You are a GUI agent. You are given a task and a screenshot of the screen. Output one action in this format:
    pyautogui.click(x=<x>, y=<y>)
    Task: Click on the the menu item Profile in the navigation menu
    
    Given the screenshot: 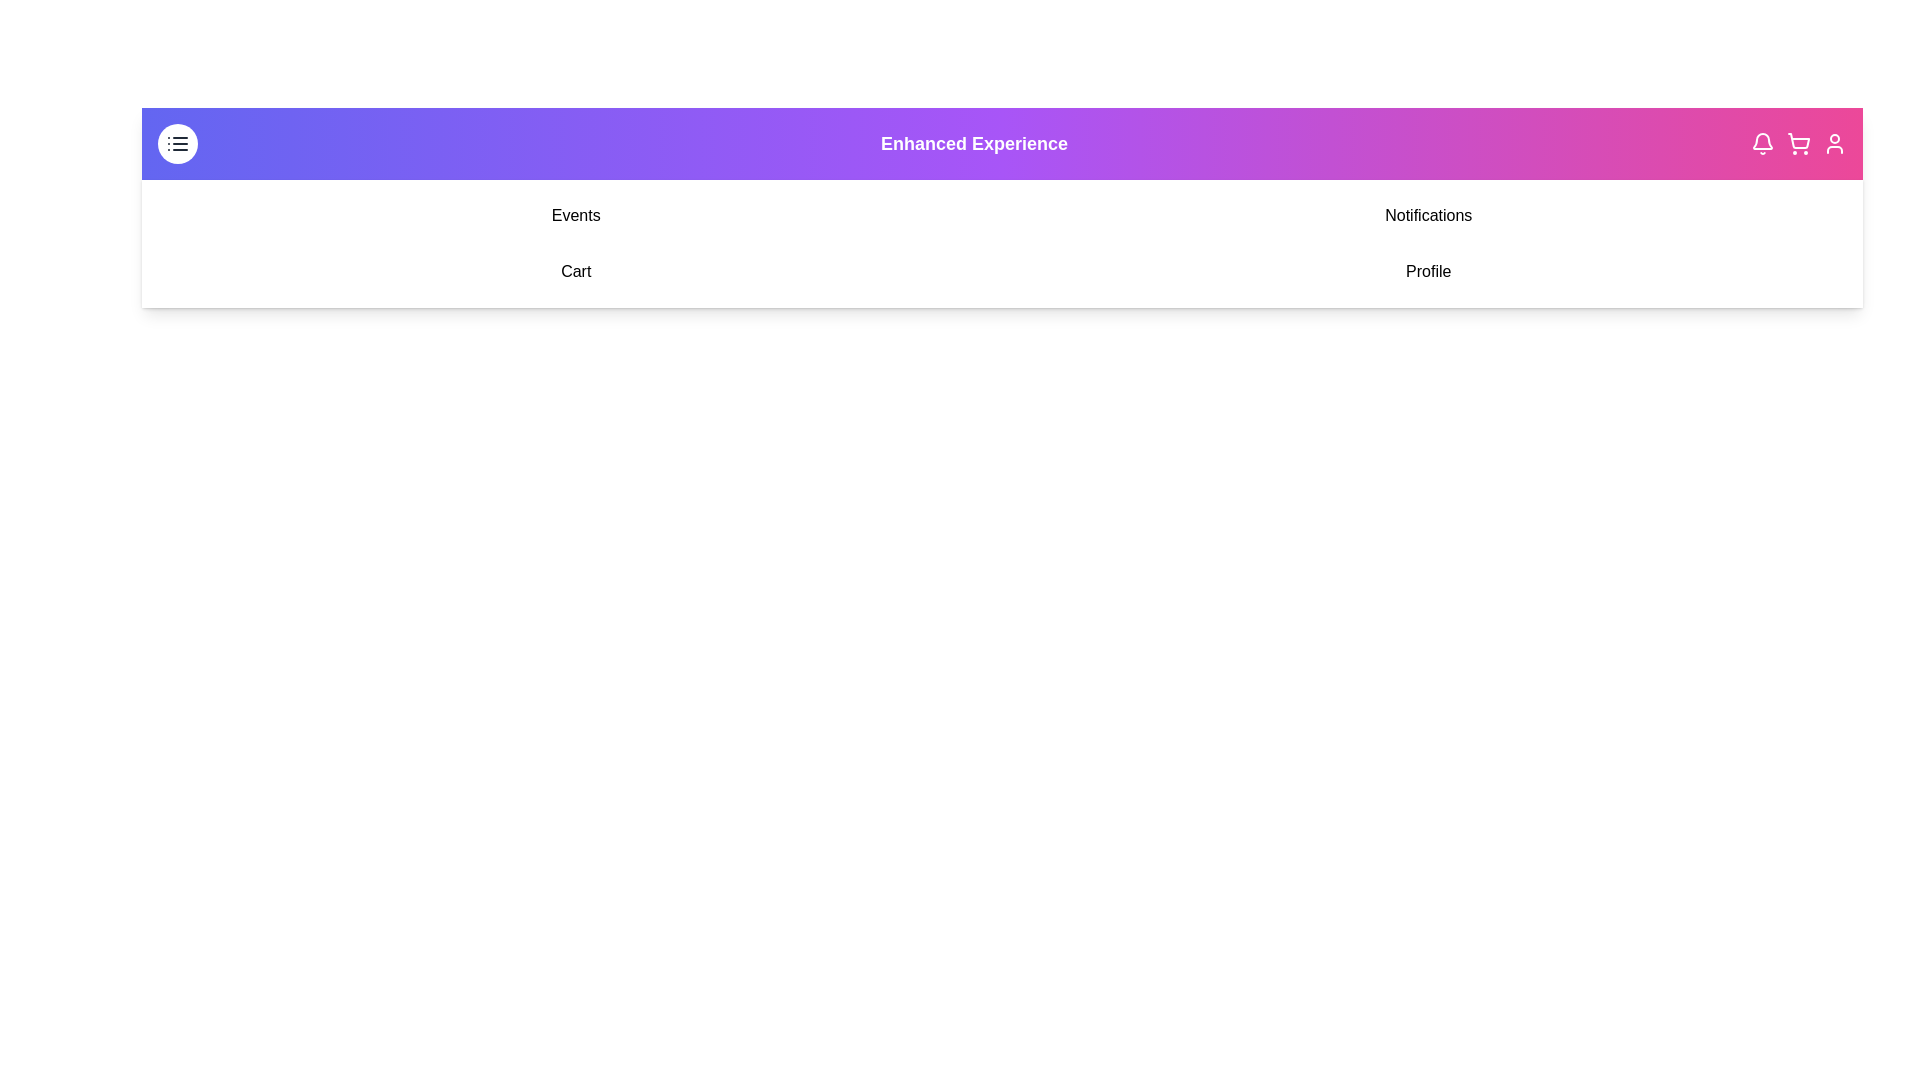 What is the action you would take?
    pyautogui.click(x=1427, y=272)
    